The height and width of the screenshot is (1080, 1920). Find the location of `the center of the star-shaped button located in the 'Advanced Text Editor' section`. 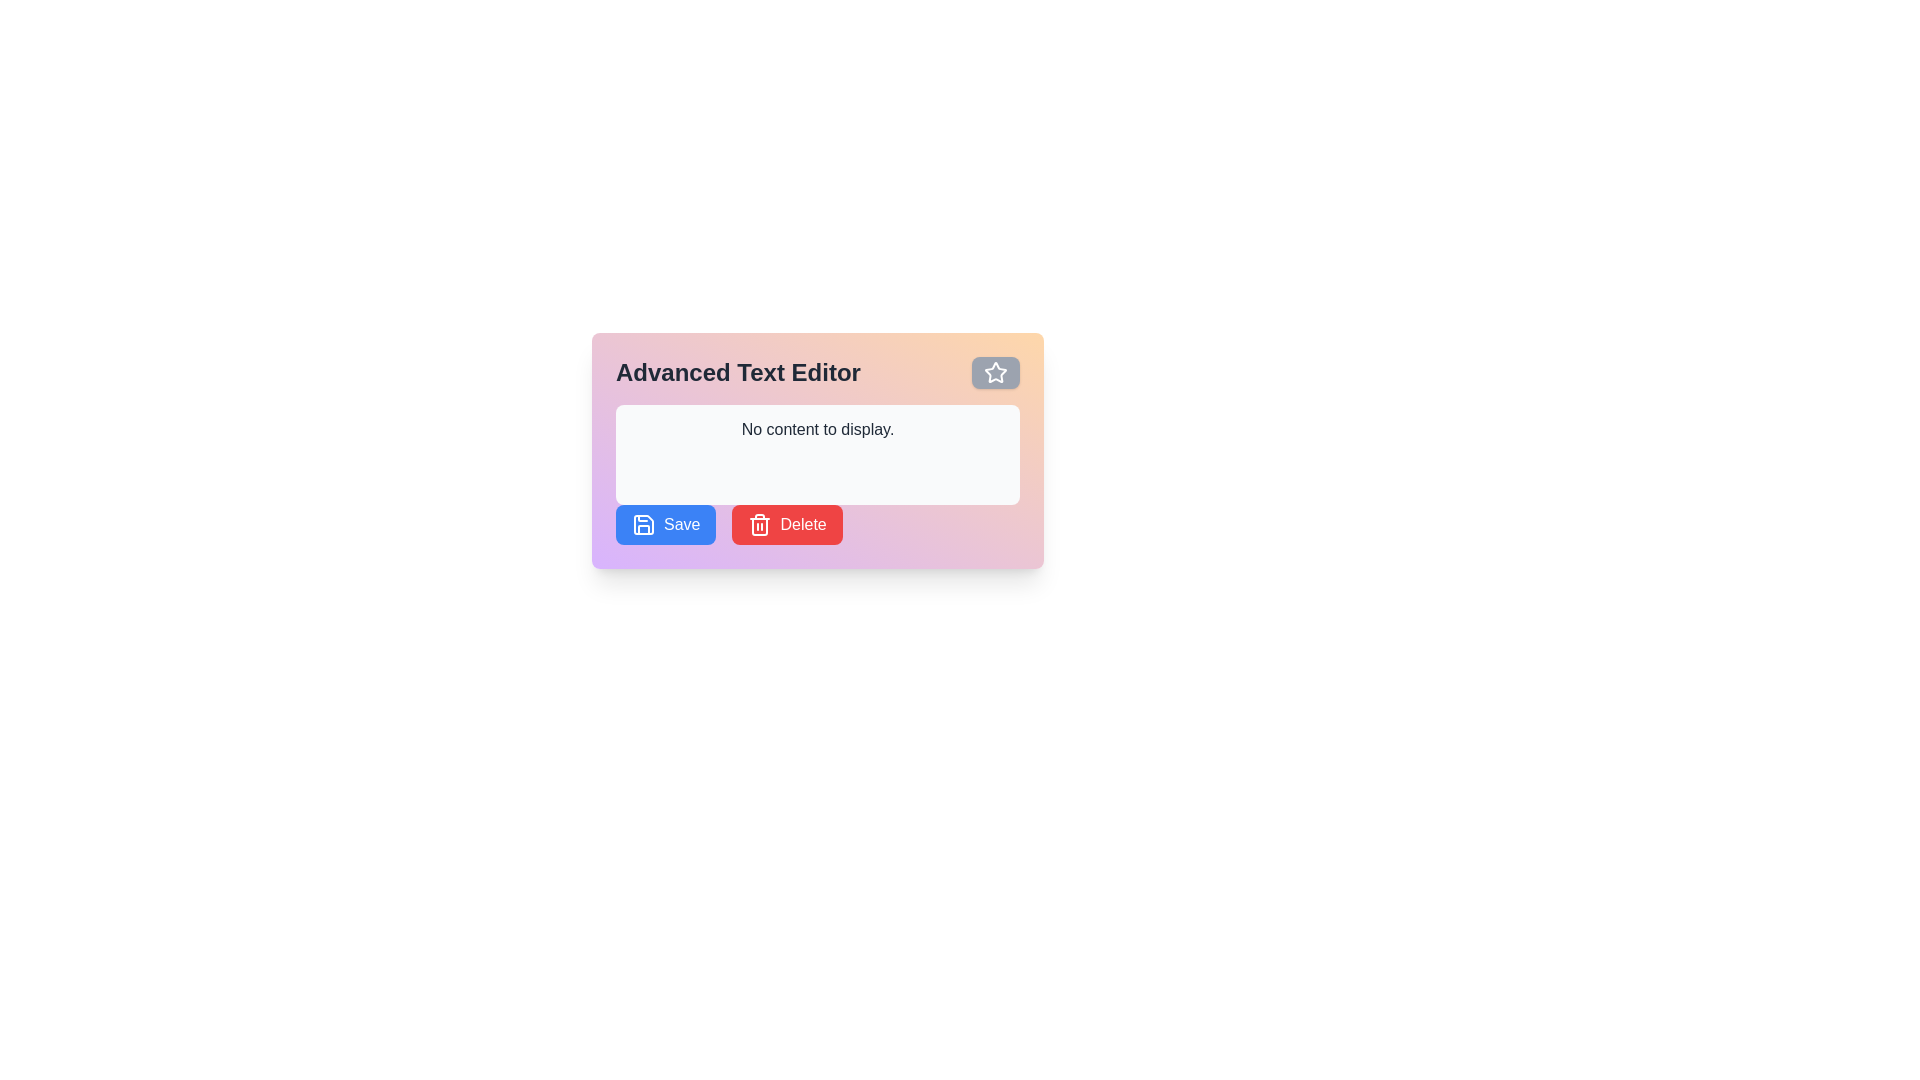

the center of the star-shaped button located in the 'Advanced Text Editor' section is located at coordinates (996, 373).